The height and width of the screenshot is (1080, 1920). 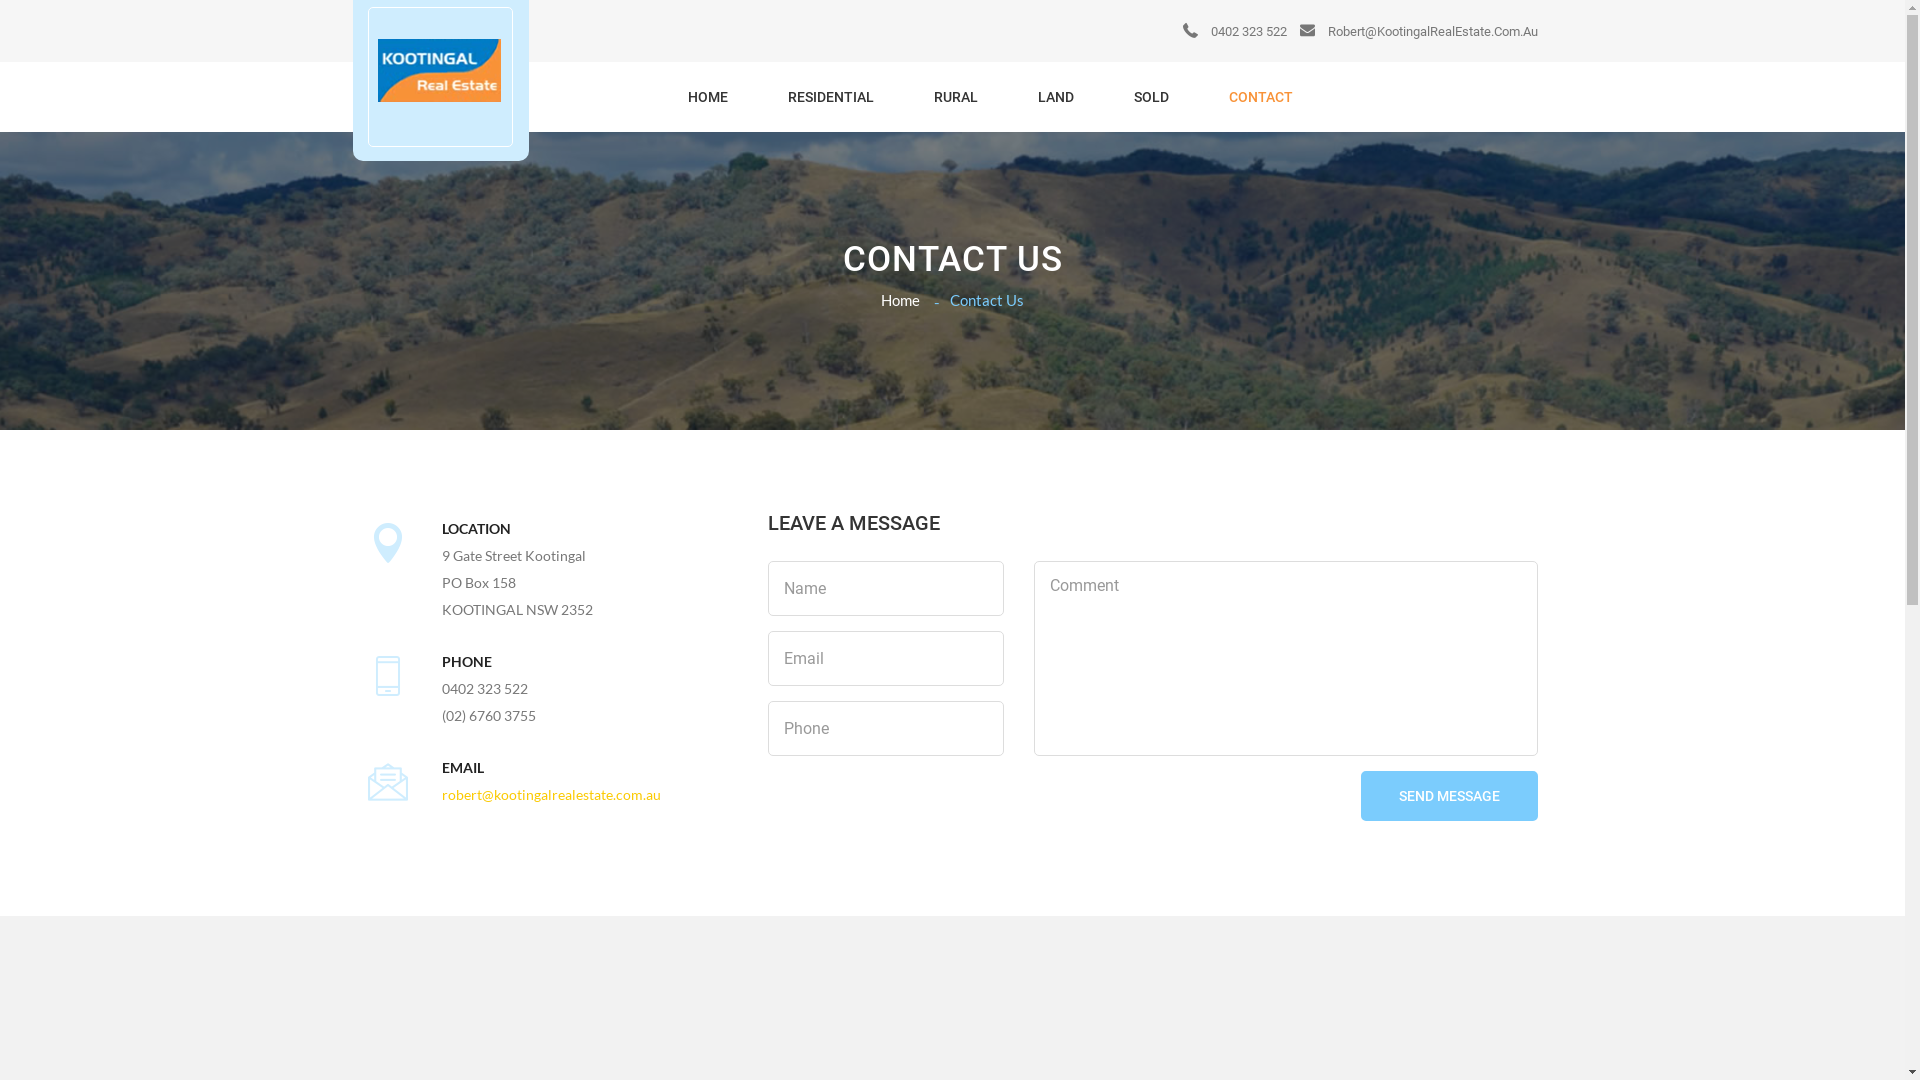 What do you see at coordinates (954, 96) in the screenshot?
I see `'RURAL'` at bounding box center [954, 96].